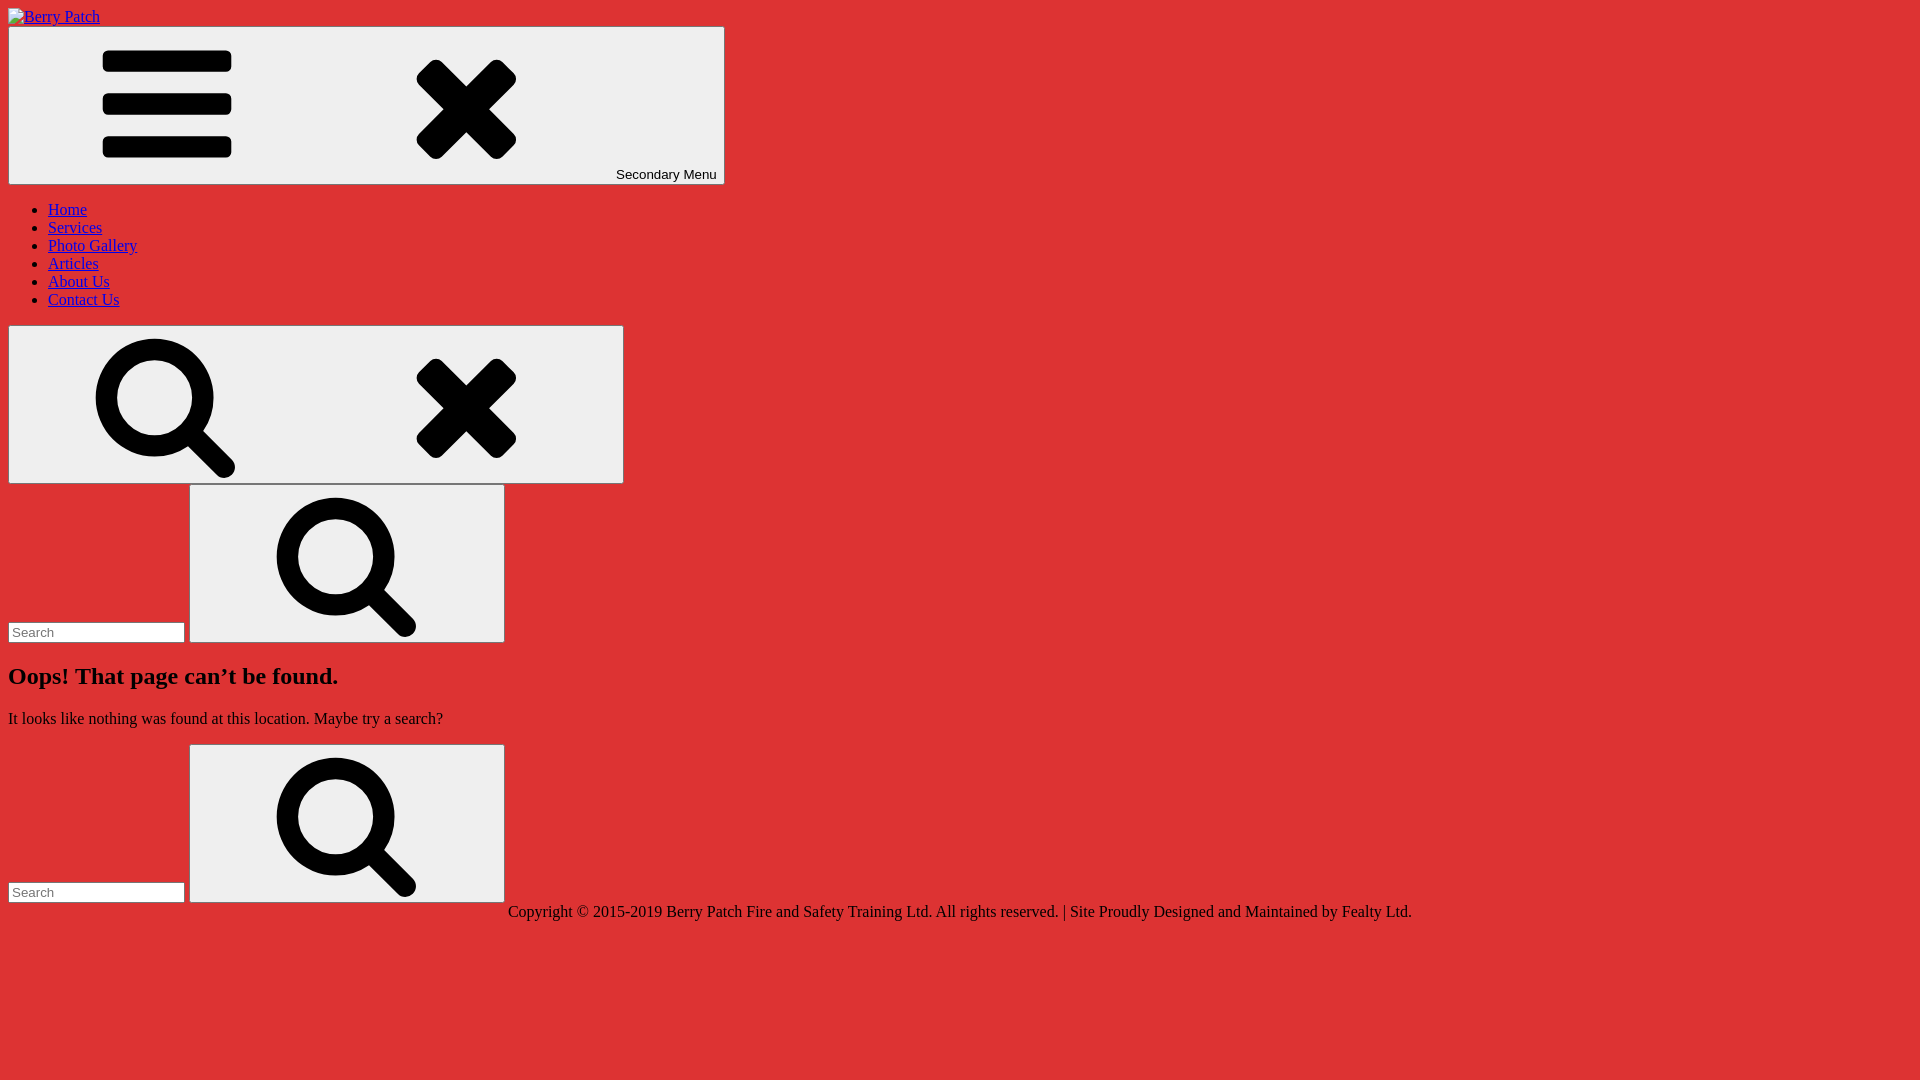 The height and width of the screenshot is (1080, 1920). Describe the element at coordinates (73, 262) in the screenshot. I see `'Articles'` at that location.